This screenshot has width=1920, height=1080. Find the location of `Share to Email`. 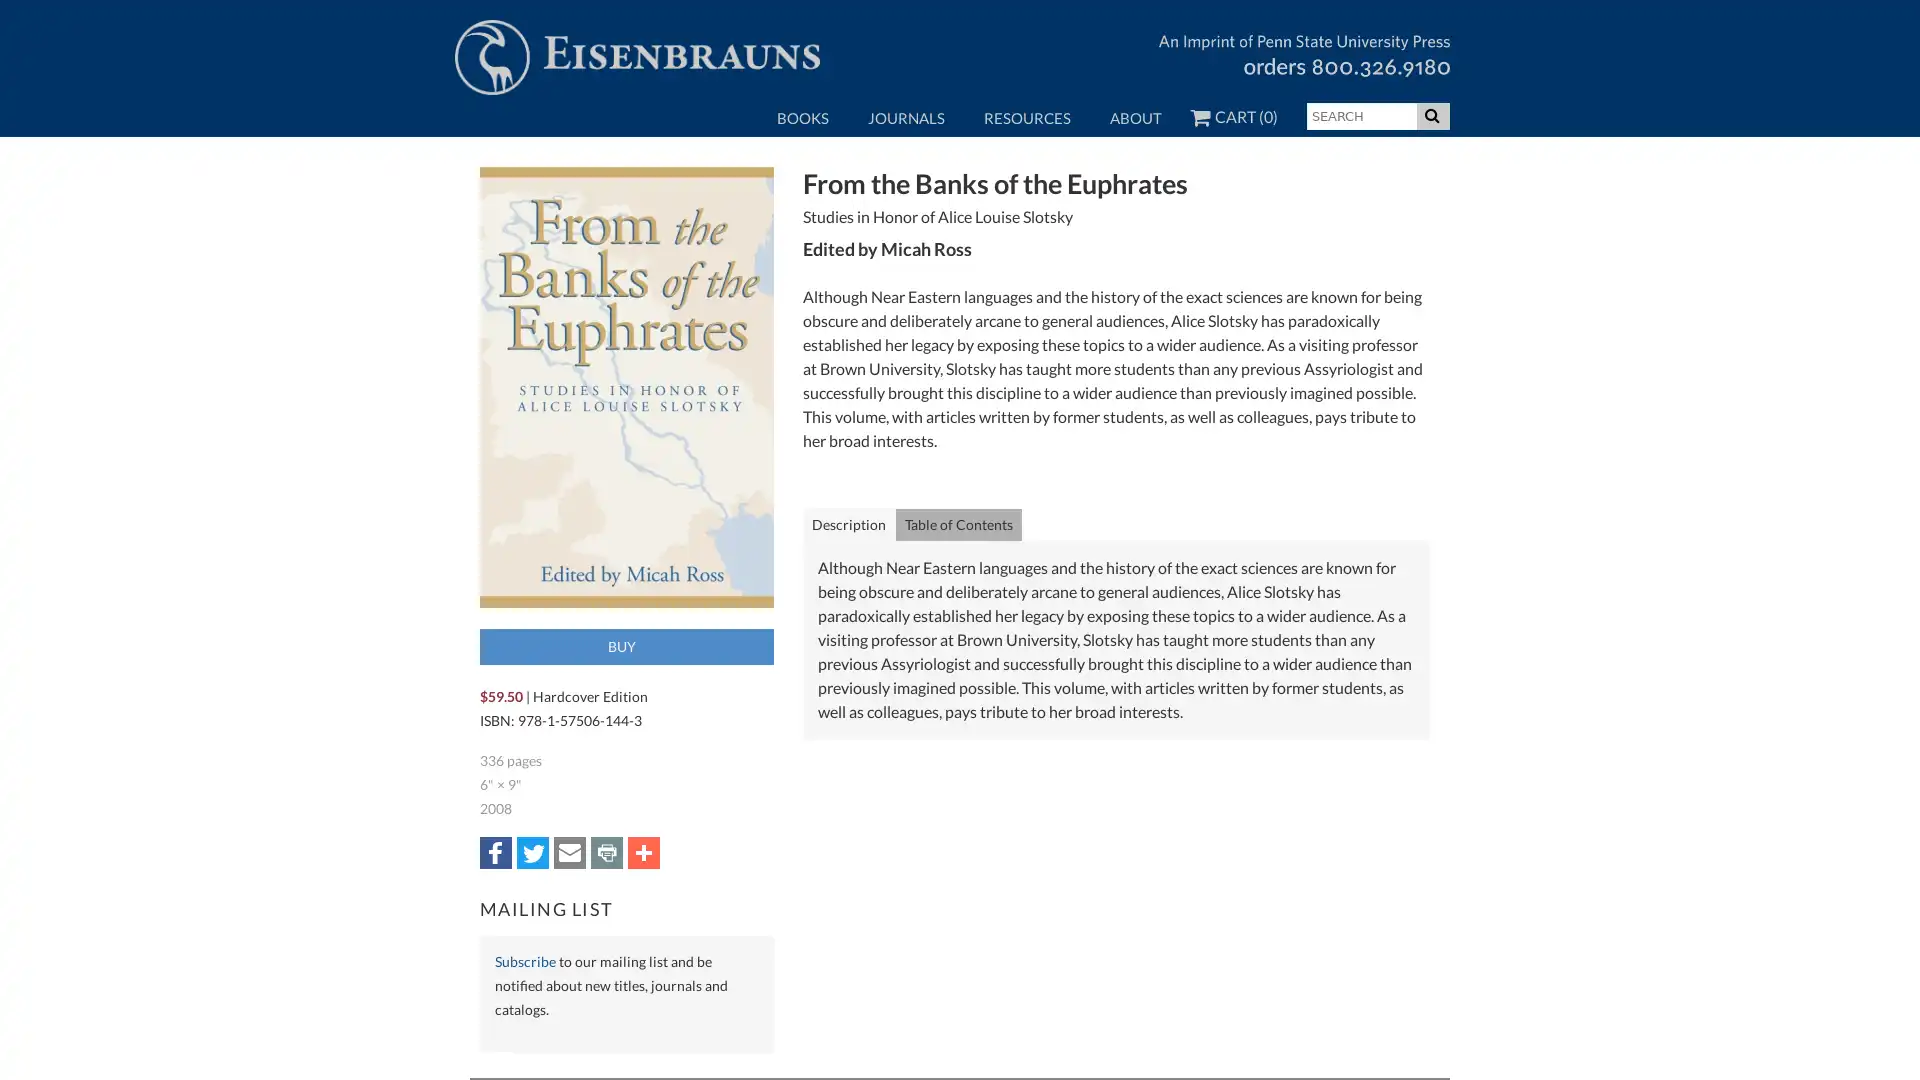

Share to Email is located at coordinates (568, 852).